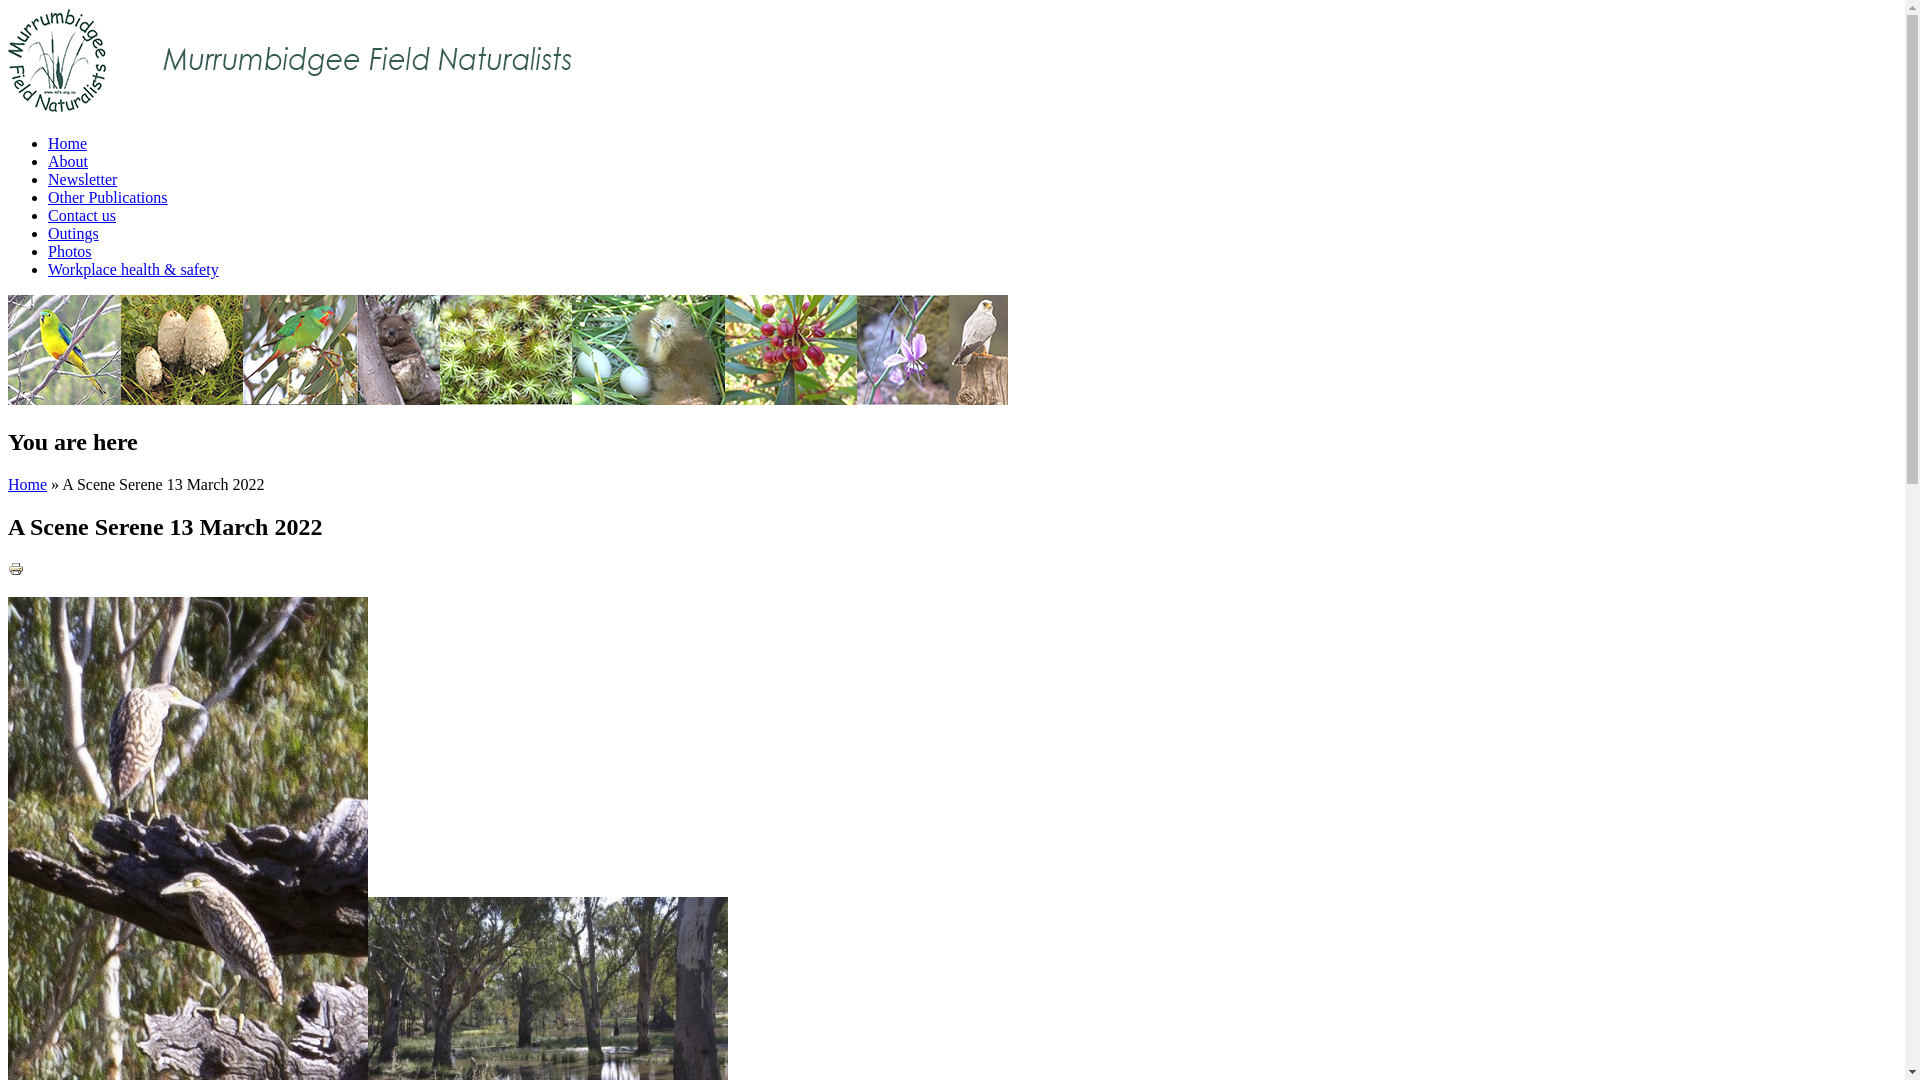 This screenshot has width=1920, height=1080. What do you see at coordinates (48, 215) in the screenshot?
I see `'Contact us'` at bounding box center [48, 215].